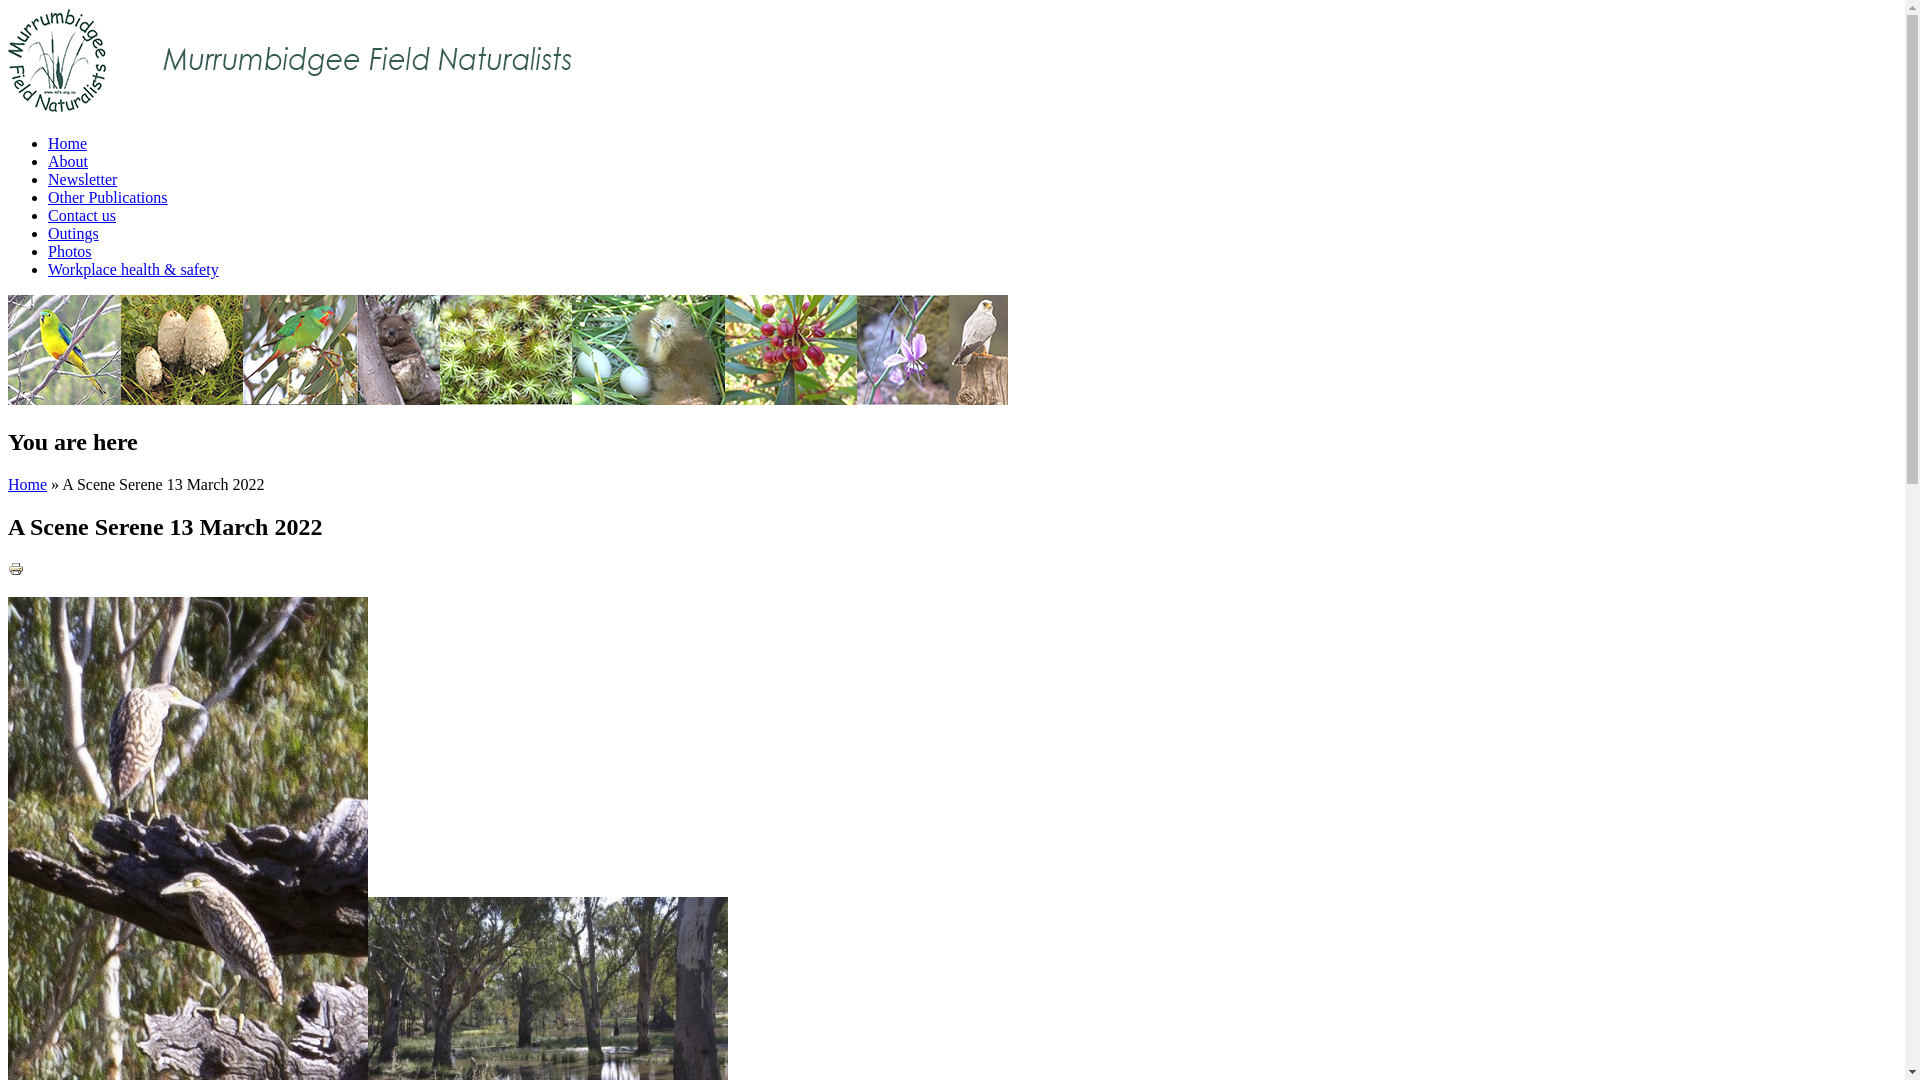 This screenshot has width=1920, height=1080. What do you see at coordinates (48, 215) in the screenshot?
I see `'Contact us'` at bounding box center [48, 215].